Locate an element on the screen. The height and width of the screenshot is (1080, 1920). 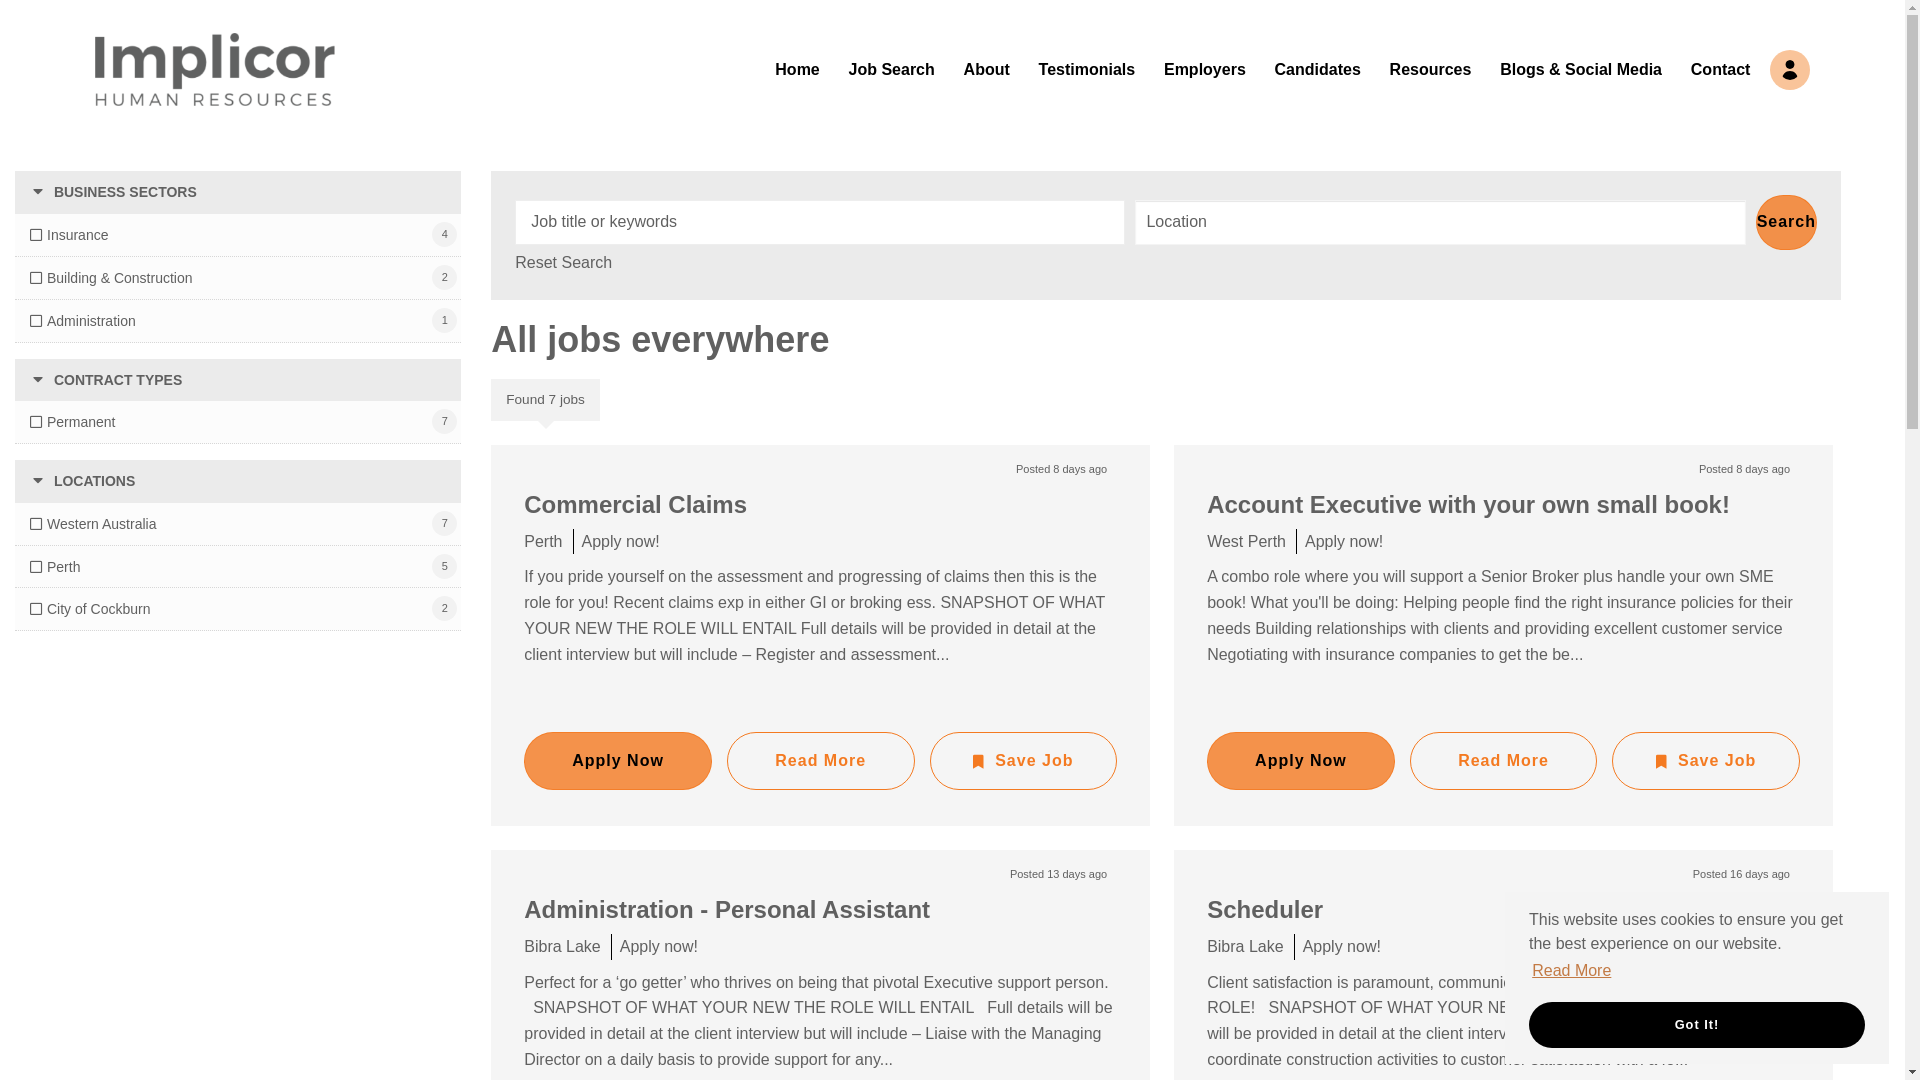
'Search' is located at coordinates (1786, 222).